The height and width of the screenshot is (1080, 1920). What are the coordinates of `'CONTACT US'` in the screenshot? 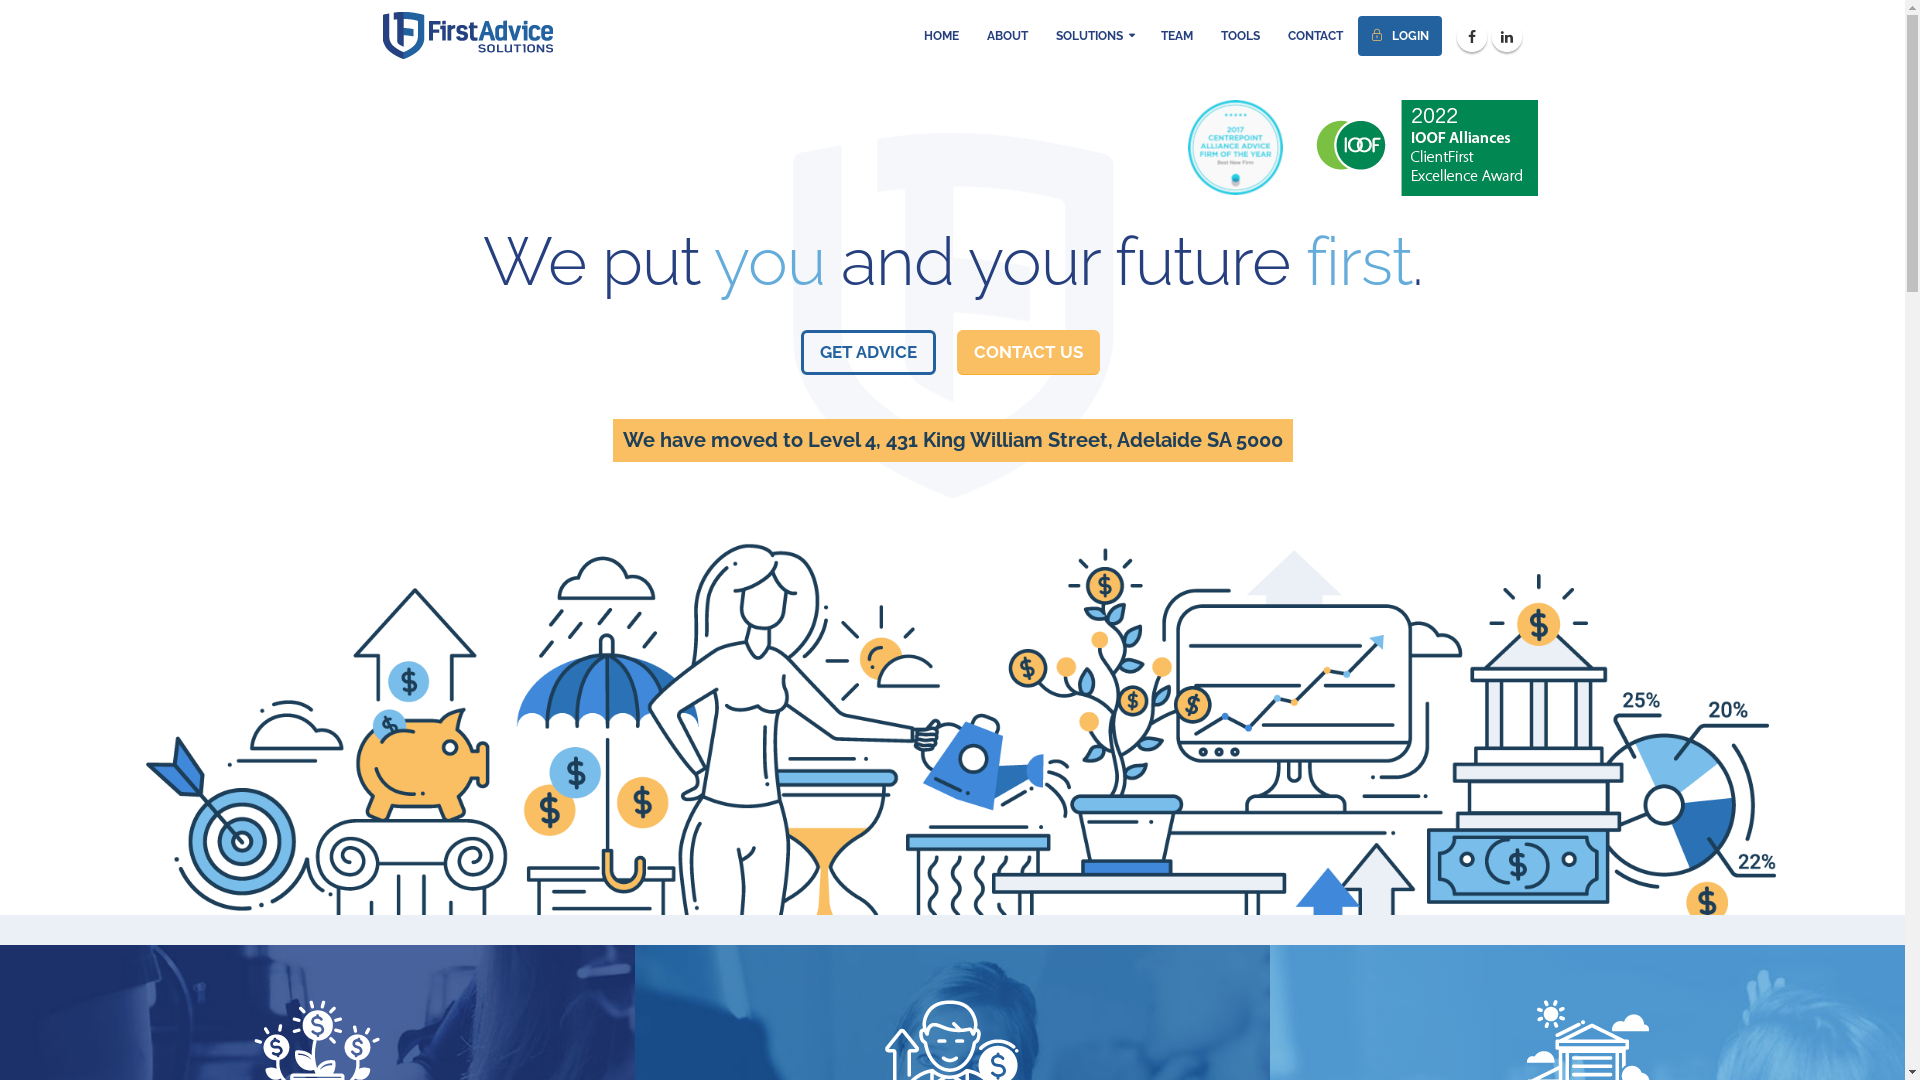 It's located at (954, 350).